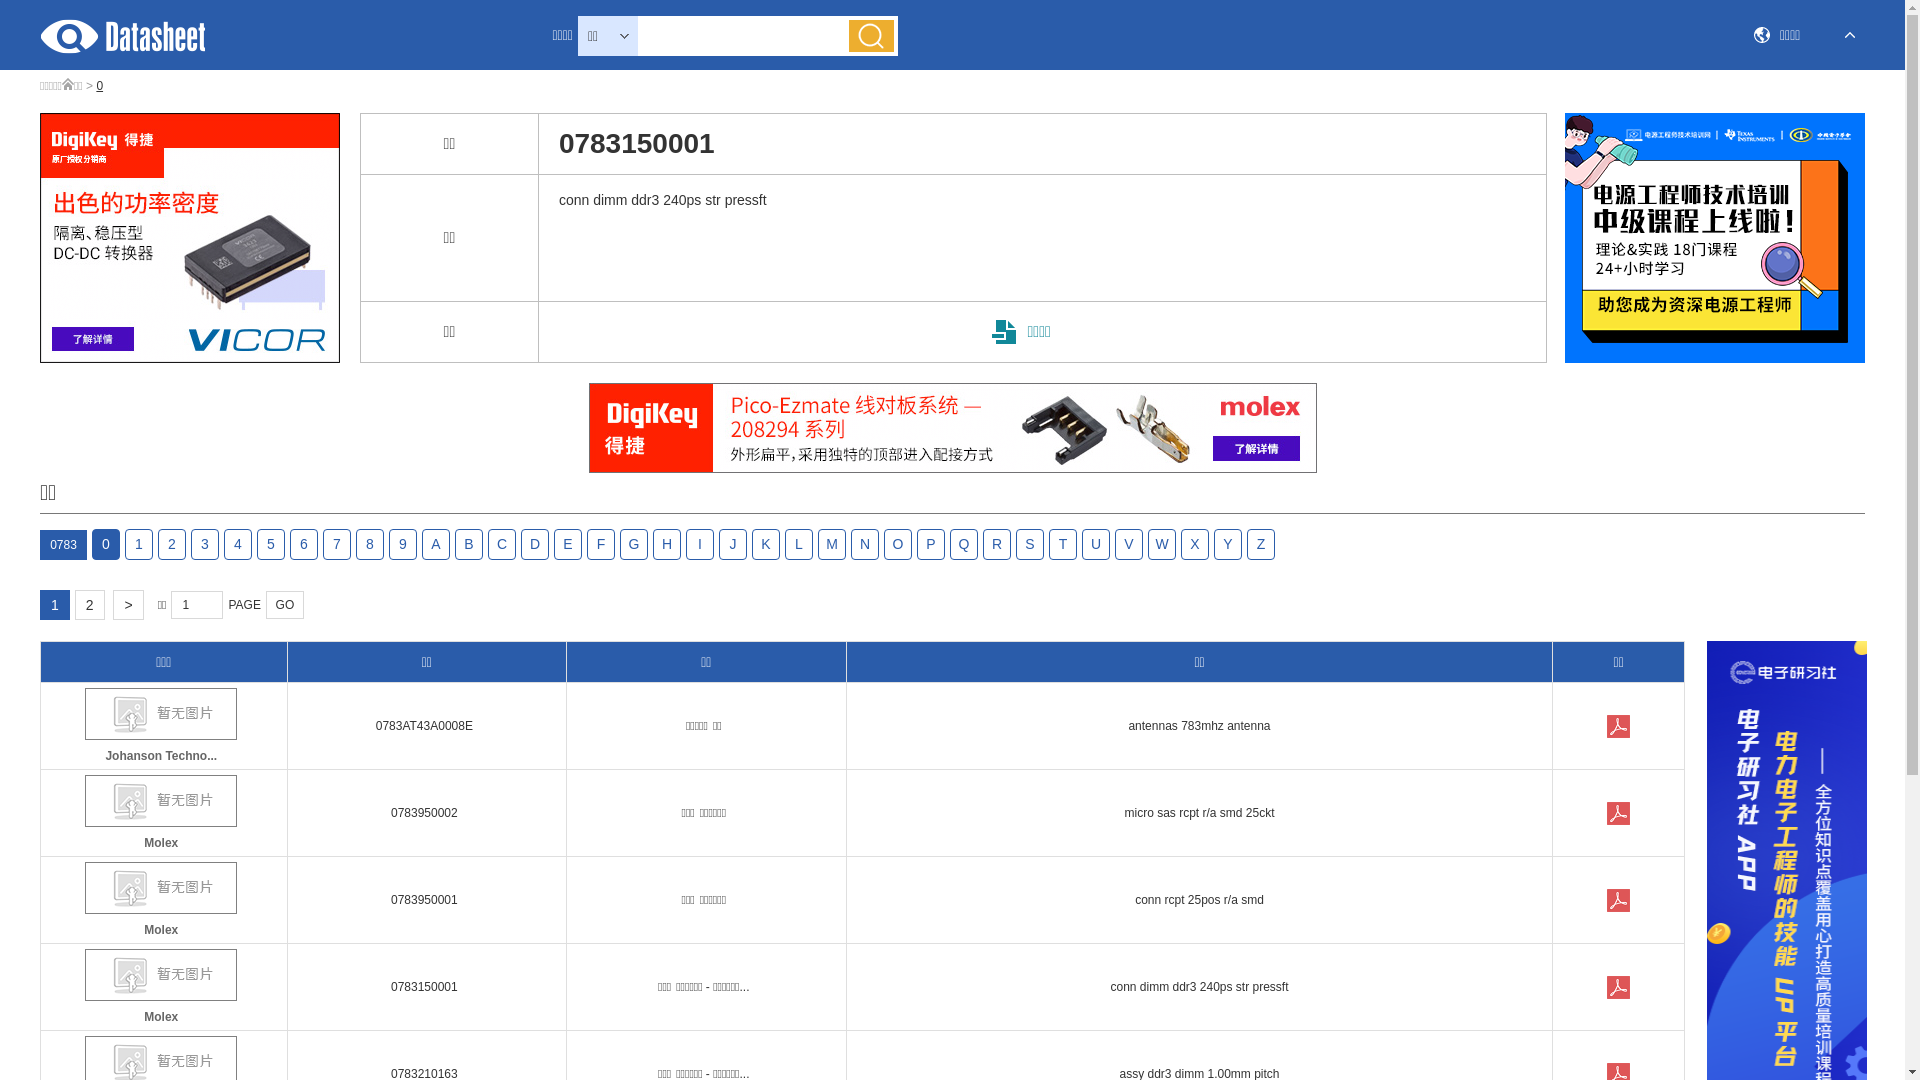  What do you see at coordinates (1161, 544) in the screenshot?
I see `'W'` at bounding box center [1161, 544].